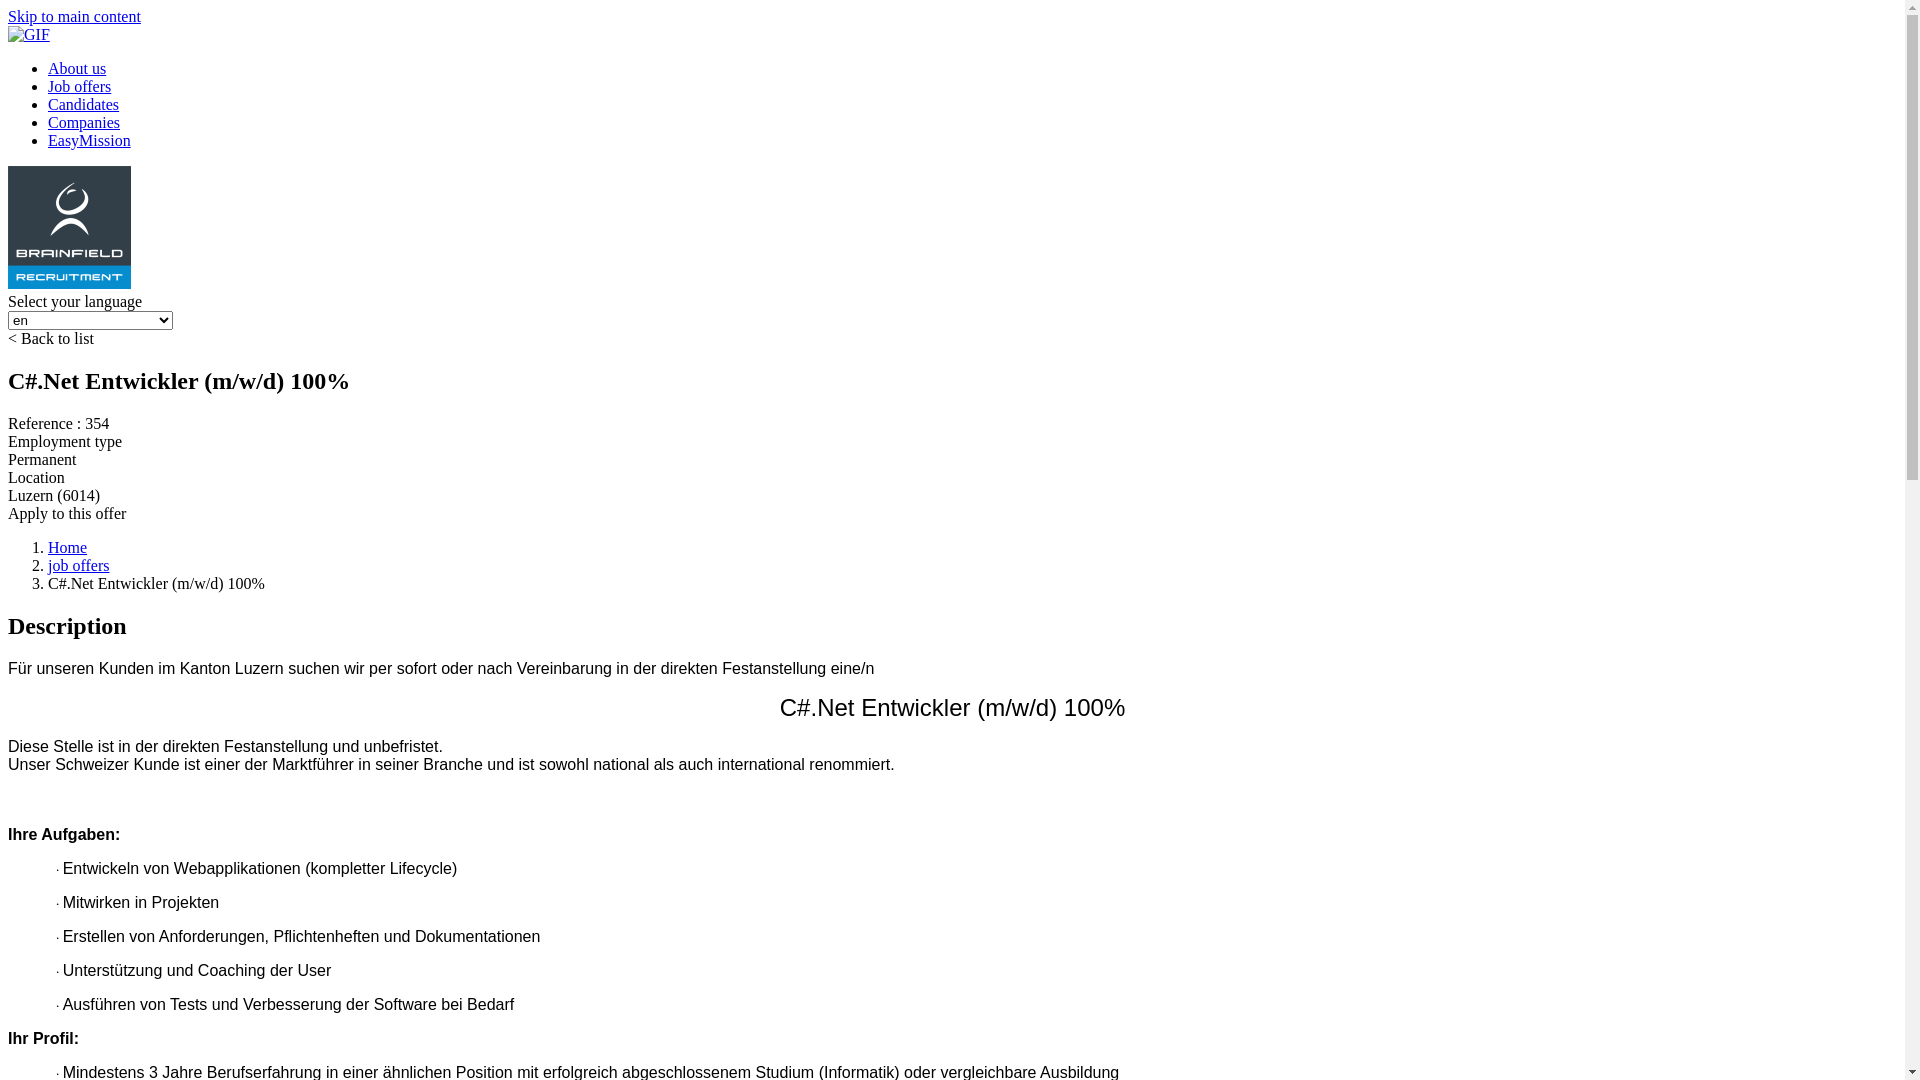 The image size is (1920, 1080). What do you see at coordinates (88, 139) in the screenshot?
I see `'EasyMission'` at bounding box center [88, 139].